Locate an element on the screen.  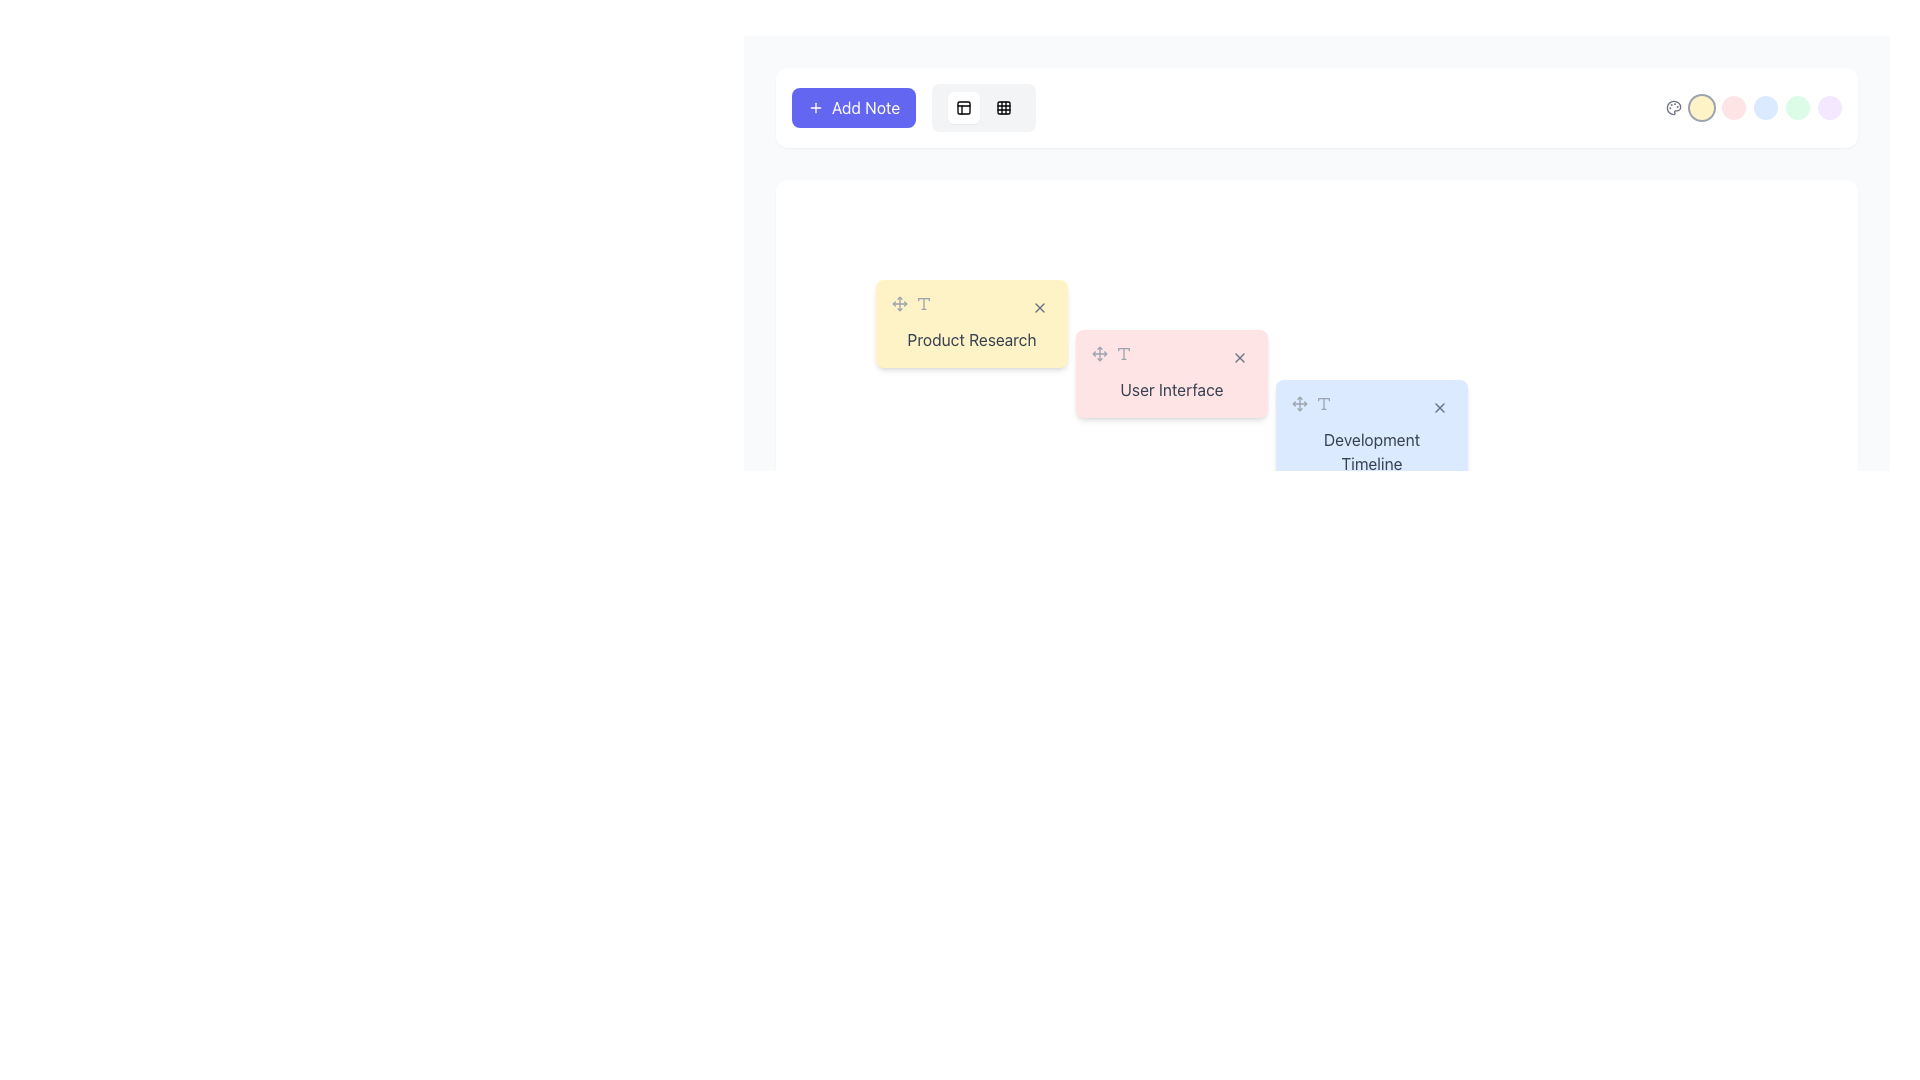
the 'X' icon button located in the top-right corner of the blue card labeled 'Development Timeline' to activate hover effects is located at coordinates (1440, 407).